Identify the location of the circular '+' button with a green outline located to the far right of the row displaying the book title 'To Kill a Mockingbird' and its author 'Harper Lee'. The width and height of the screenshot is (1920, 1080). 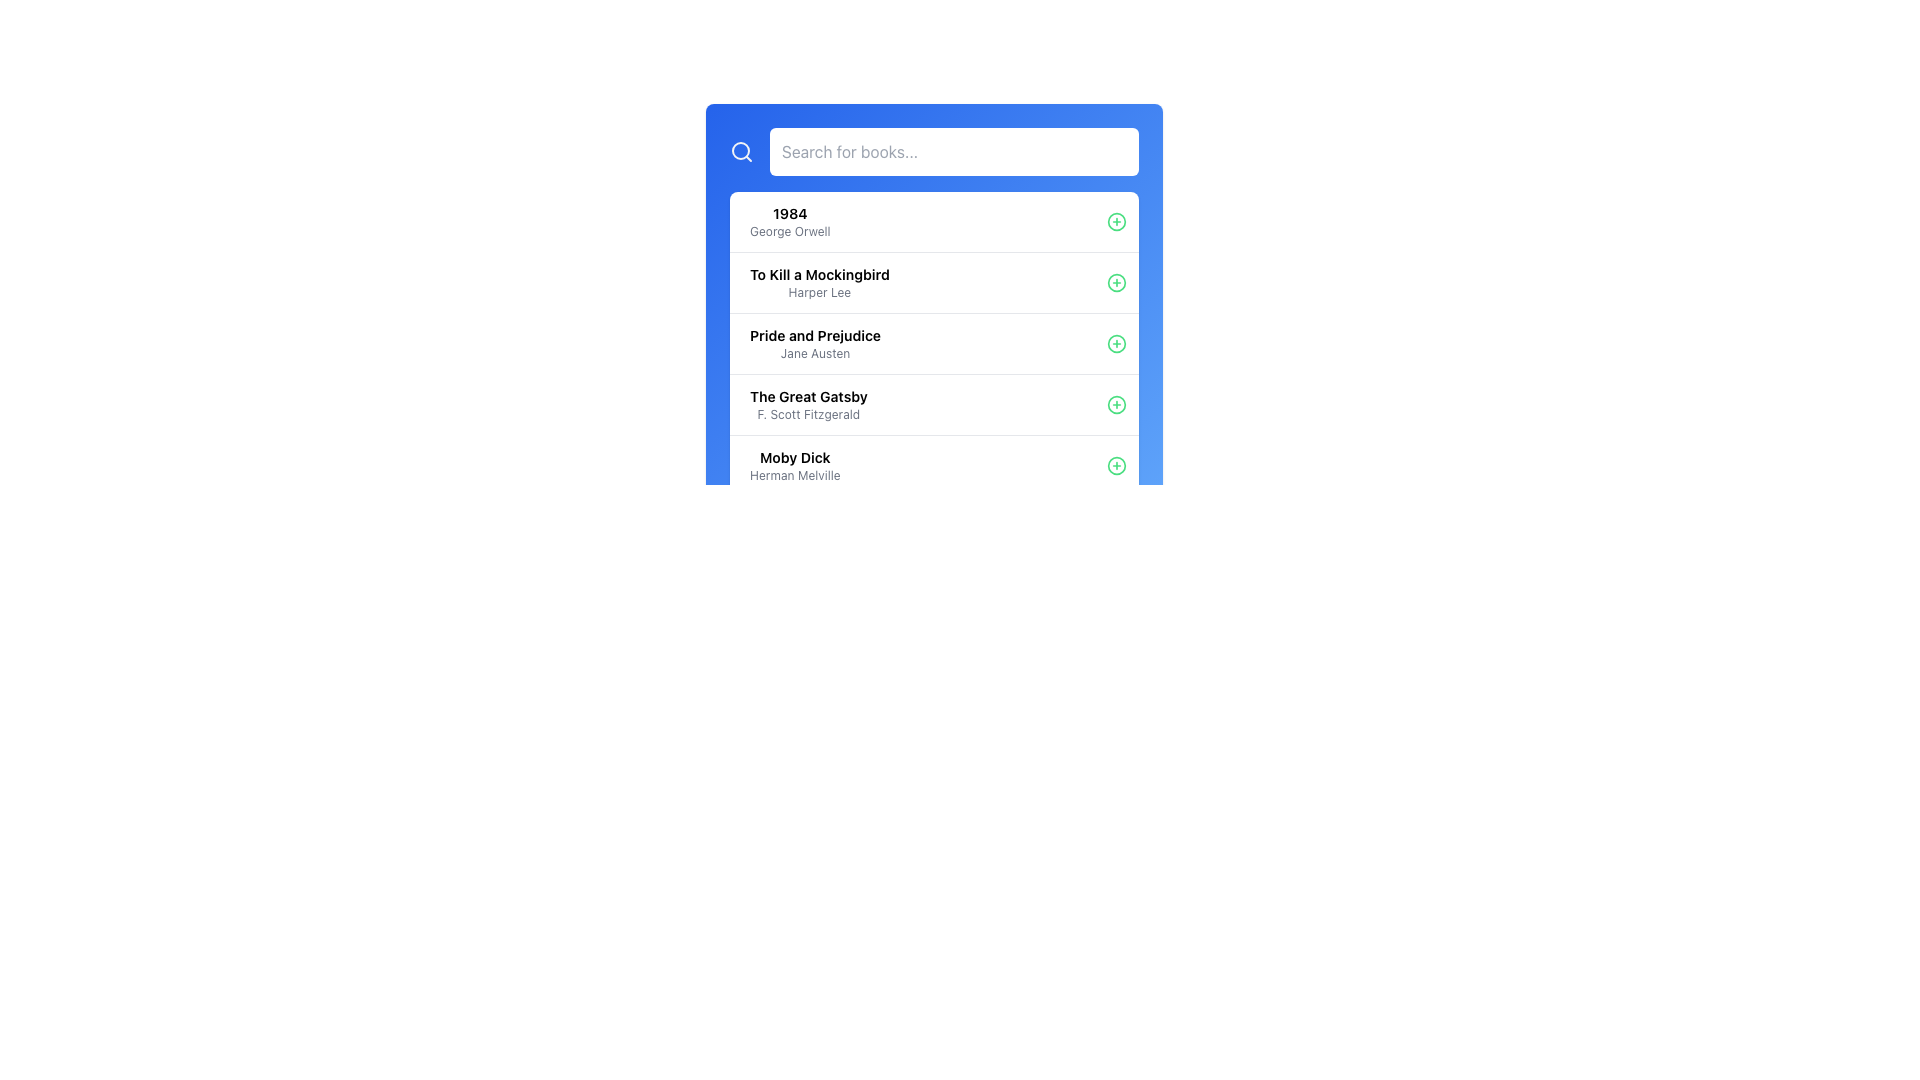
(1116, 282).